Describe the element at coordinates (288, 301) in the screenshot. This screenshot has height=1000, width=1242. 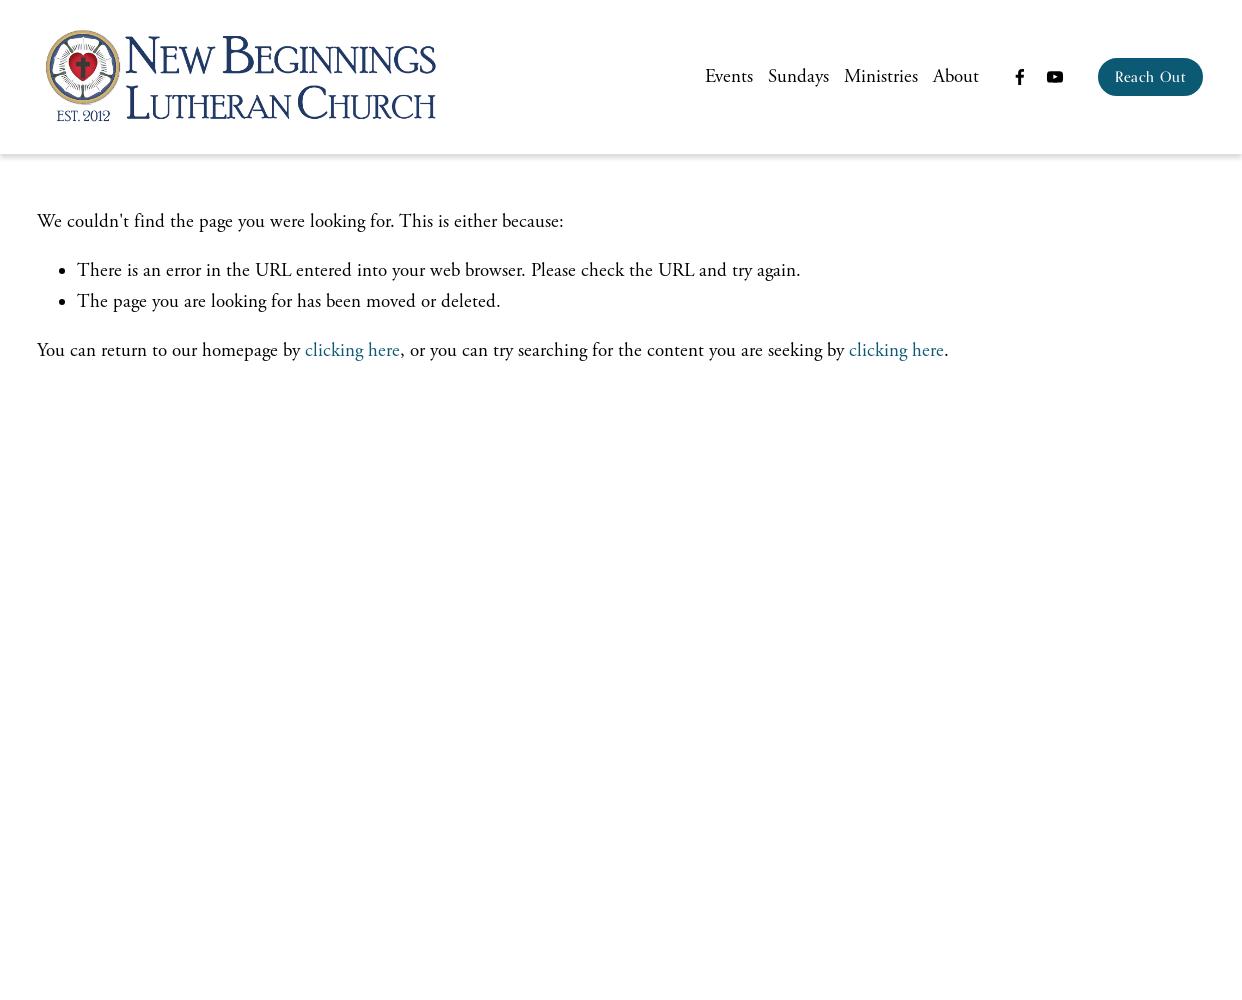
I see `'The page you are looking for has been moved or deleted.'` at that location.